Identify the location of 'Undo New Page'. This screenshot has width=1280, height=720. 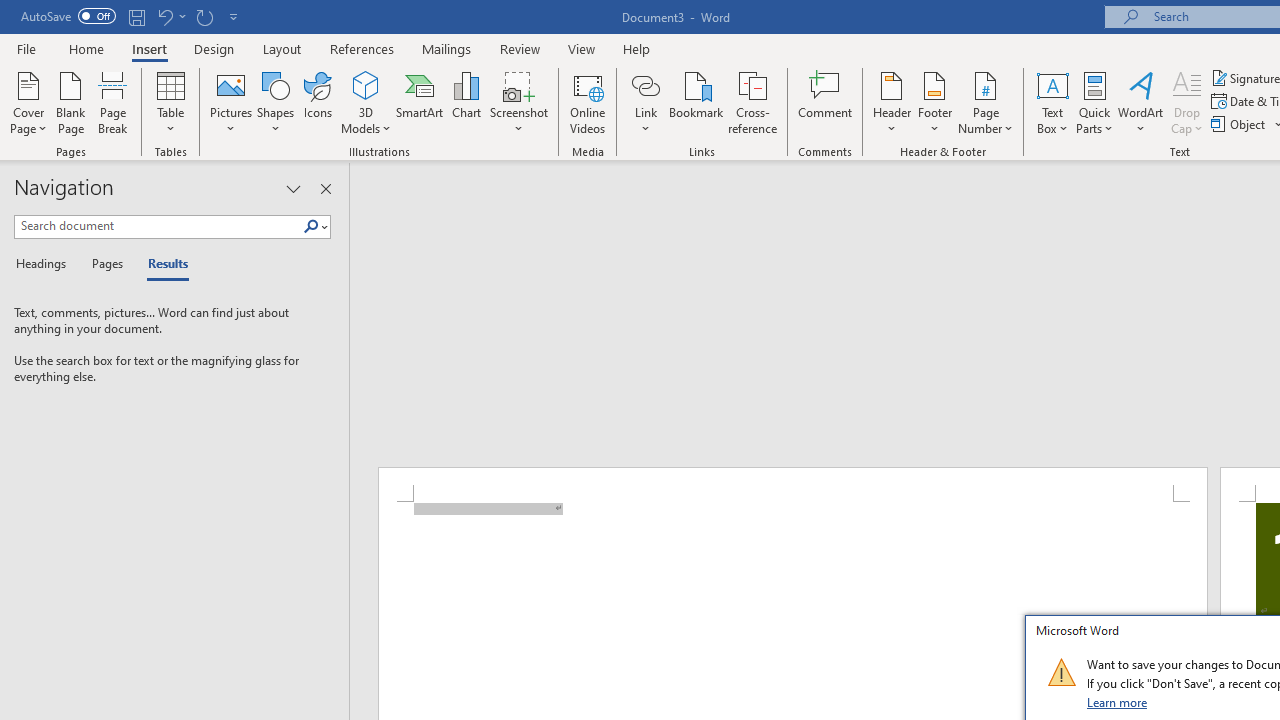
(164, 16).